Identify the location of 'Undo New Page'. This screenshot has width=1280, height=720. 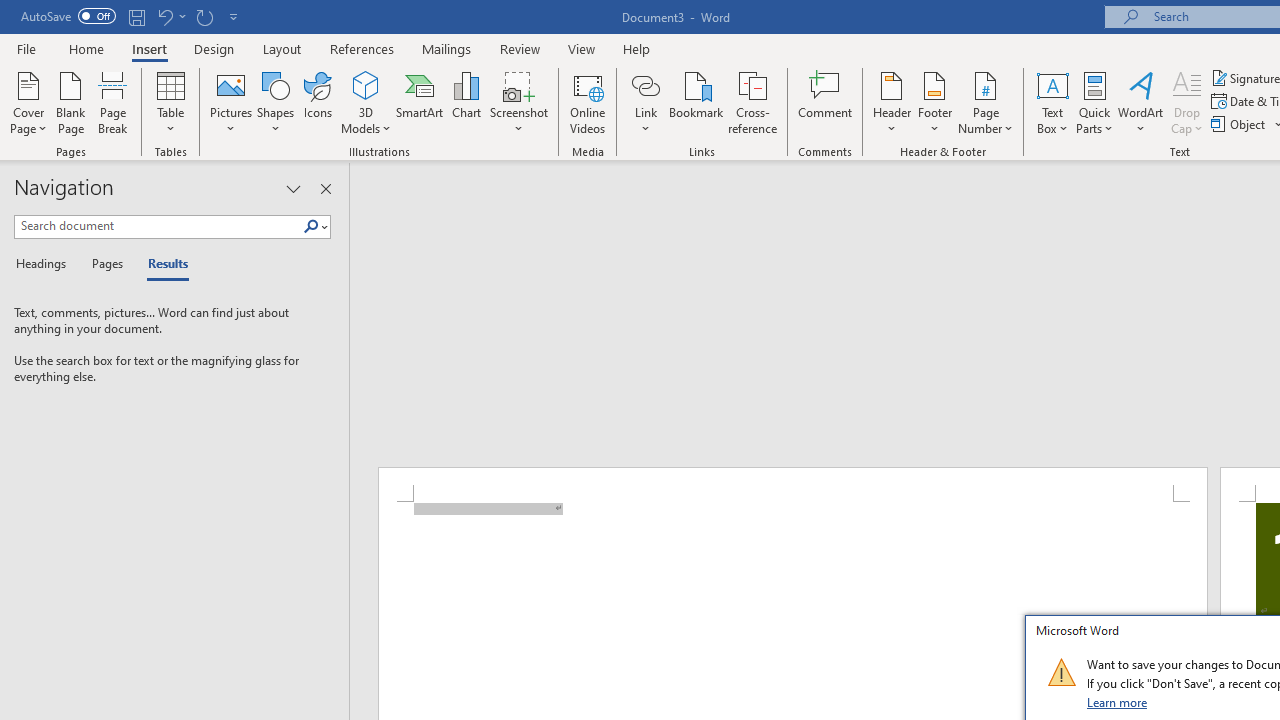
(164, 16).